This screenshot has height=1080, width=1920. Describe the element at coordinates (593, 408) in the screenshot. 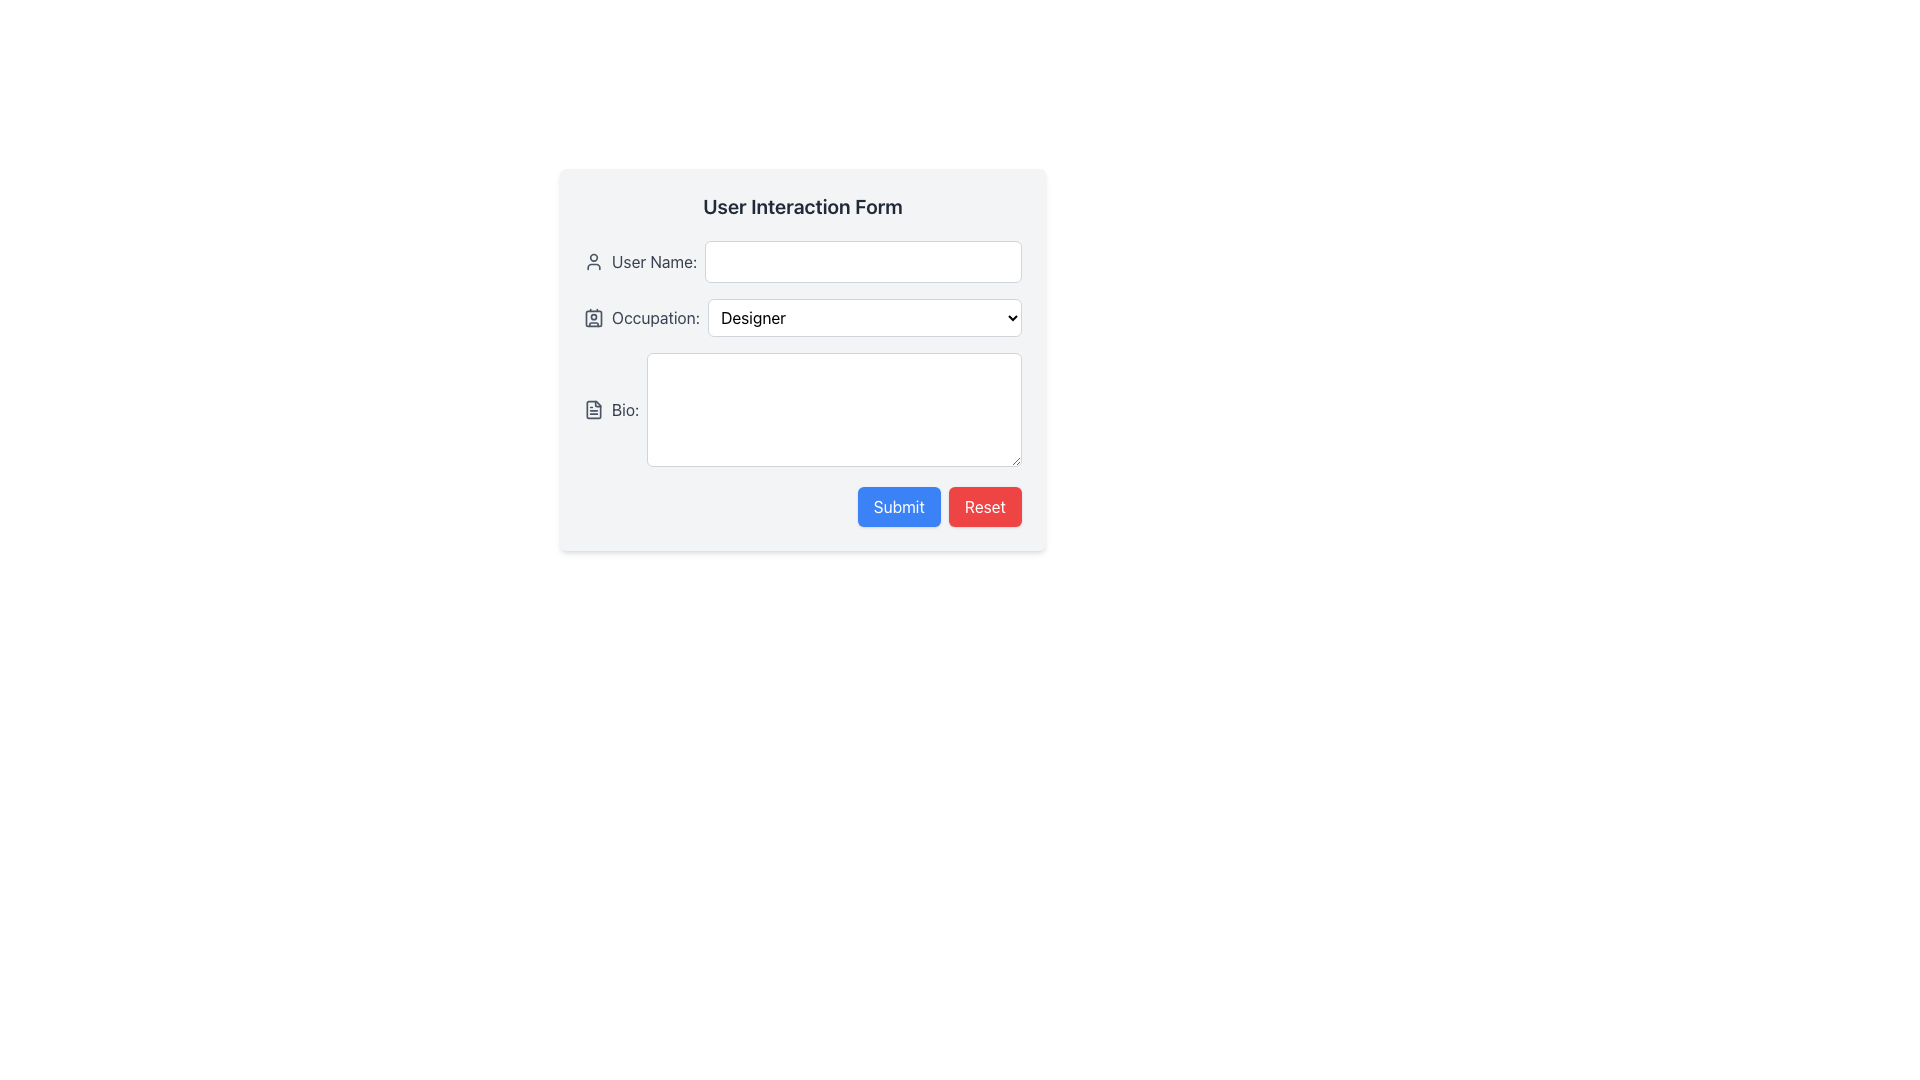

I see `the icon that serves as a visual indicator for the 'Bio:' field, located to the left of the 'Bio:' label and above the text area input field` at that location.